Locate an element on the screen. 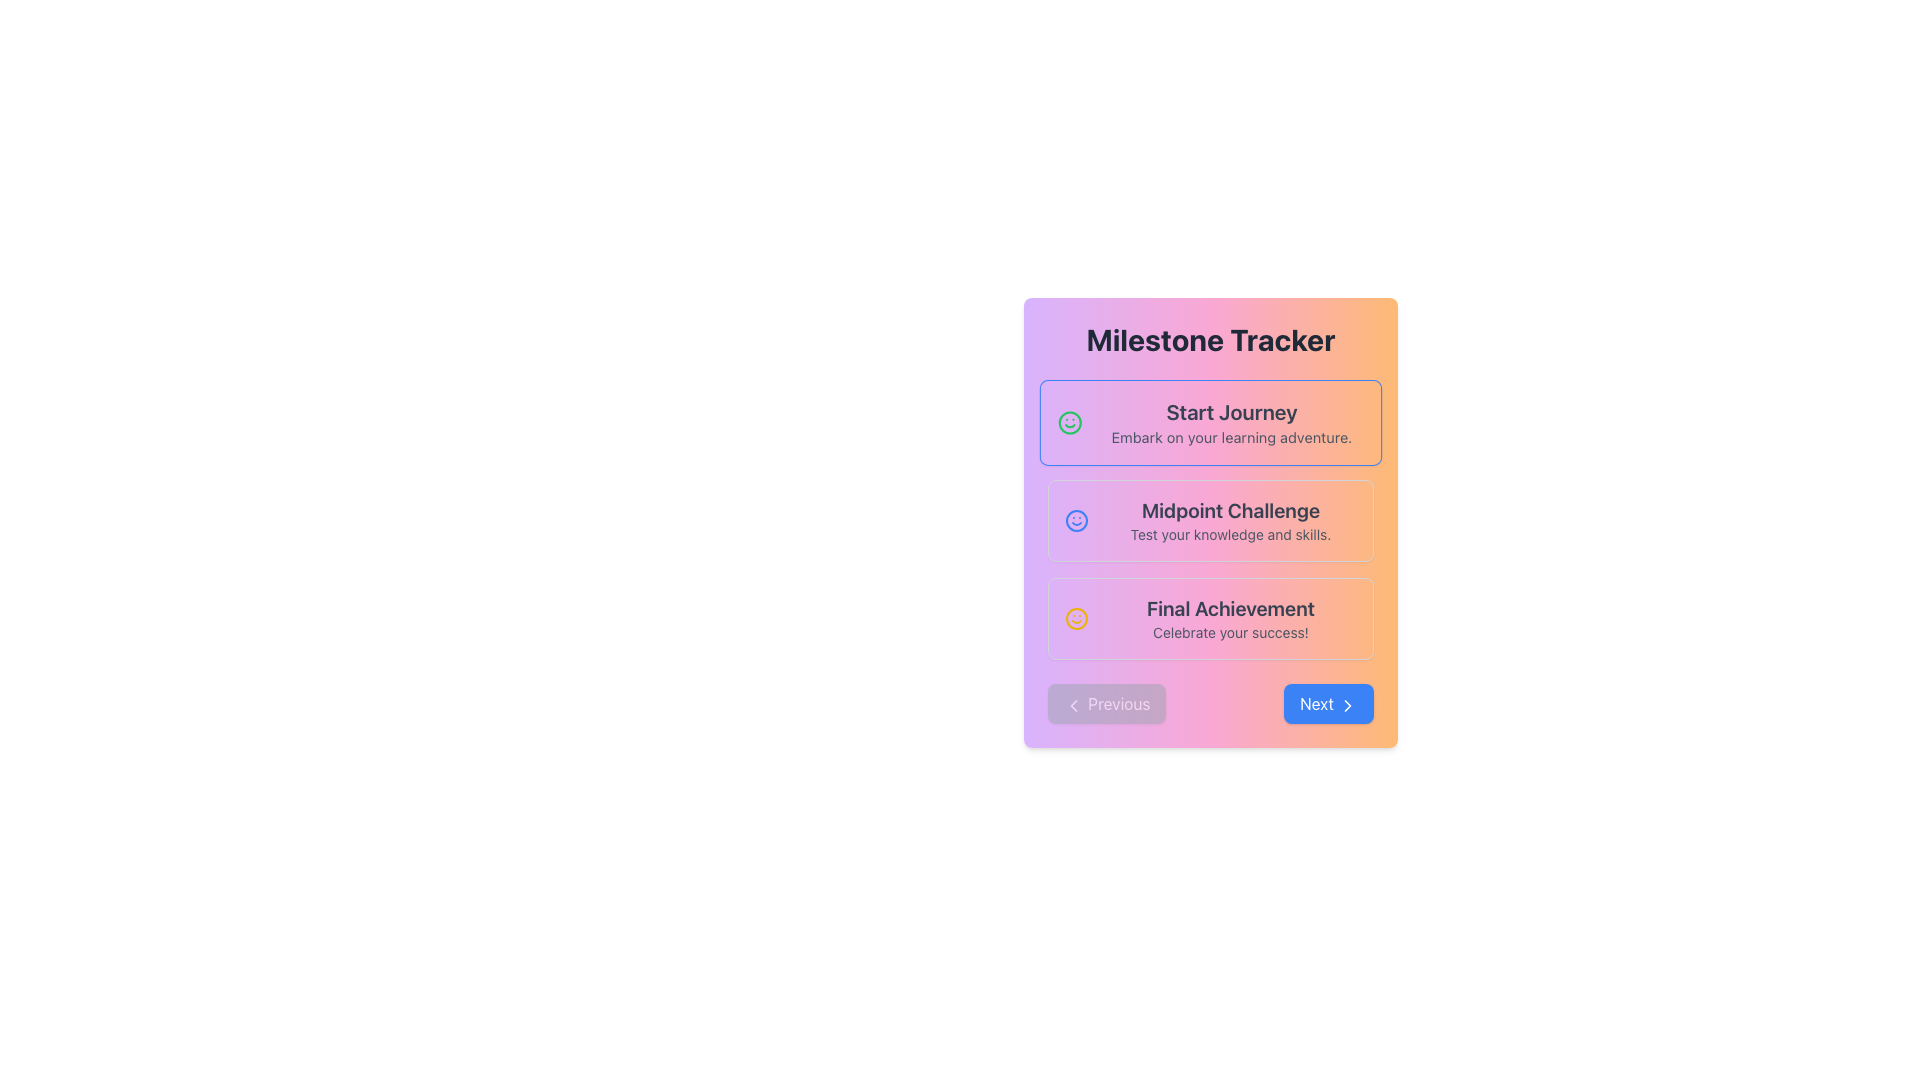 The height and width of the screenshot is (1080, 1920). the 'Start Journey' card in the Milestone Tracker section, which is the first card in a vertical list of three cards, presenting the initial step of a milestone tracking process is located at coordinates (1209, 422).